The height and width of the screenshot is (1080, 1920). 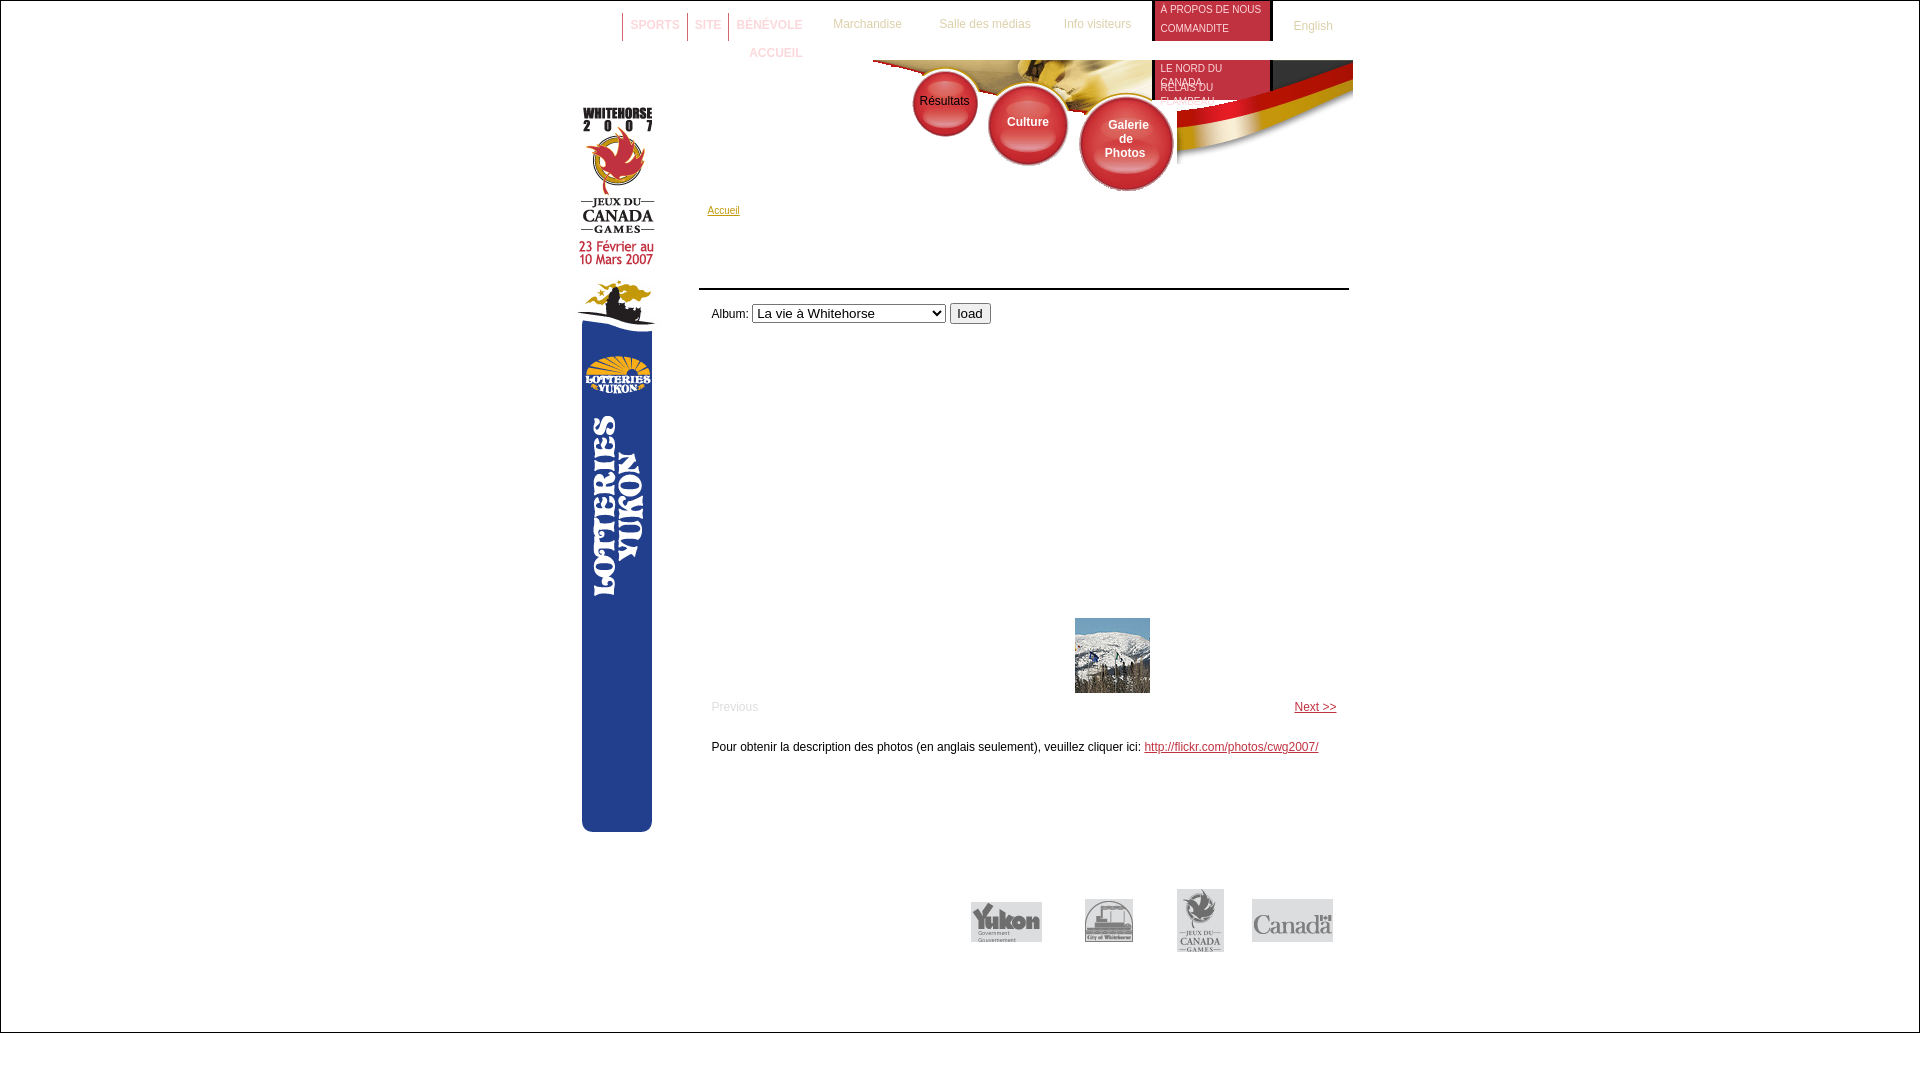 What do you see at coordinates (1101, 137) in the screenshot?
I see `'Galerie` at bounding box center [1101, 137].